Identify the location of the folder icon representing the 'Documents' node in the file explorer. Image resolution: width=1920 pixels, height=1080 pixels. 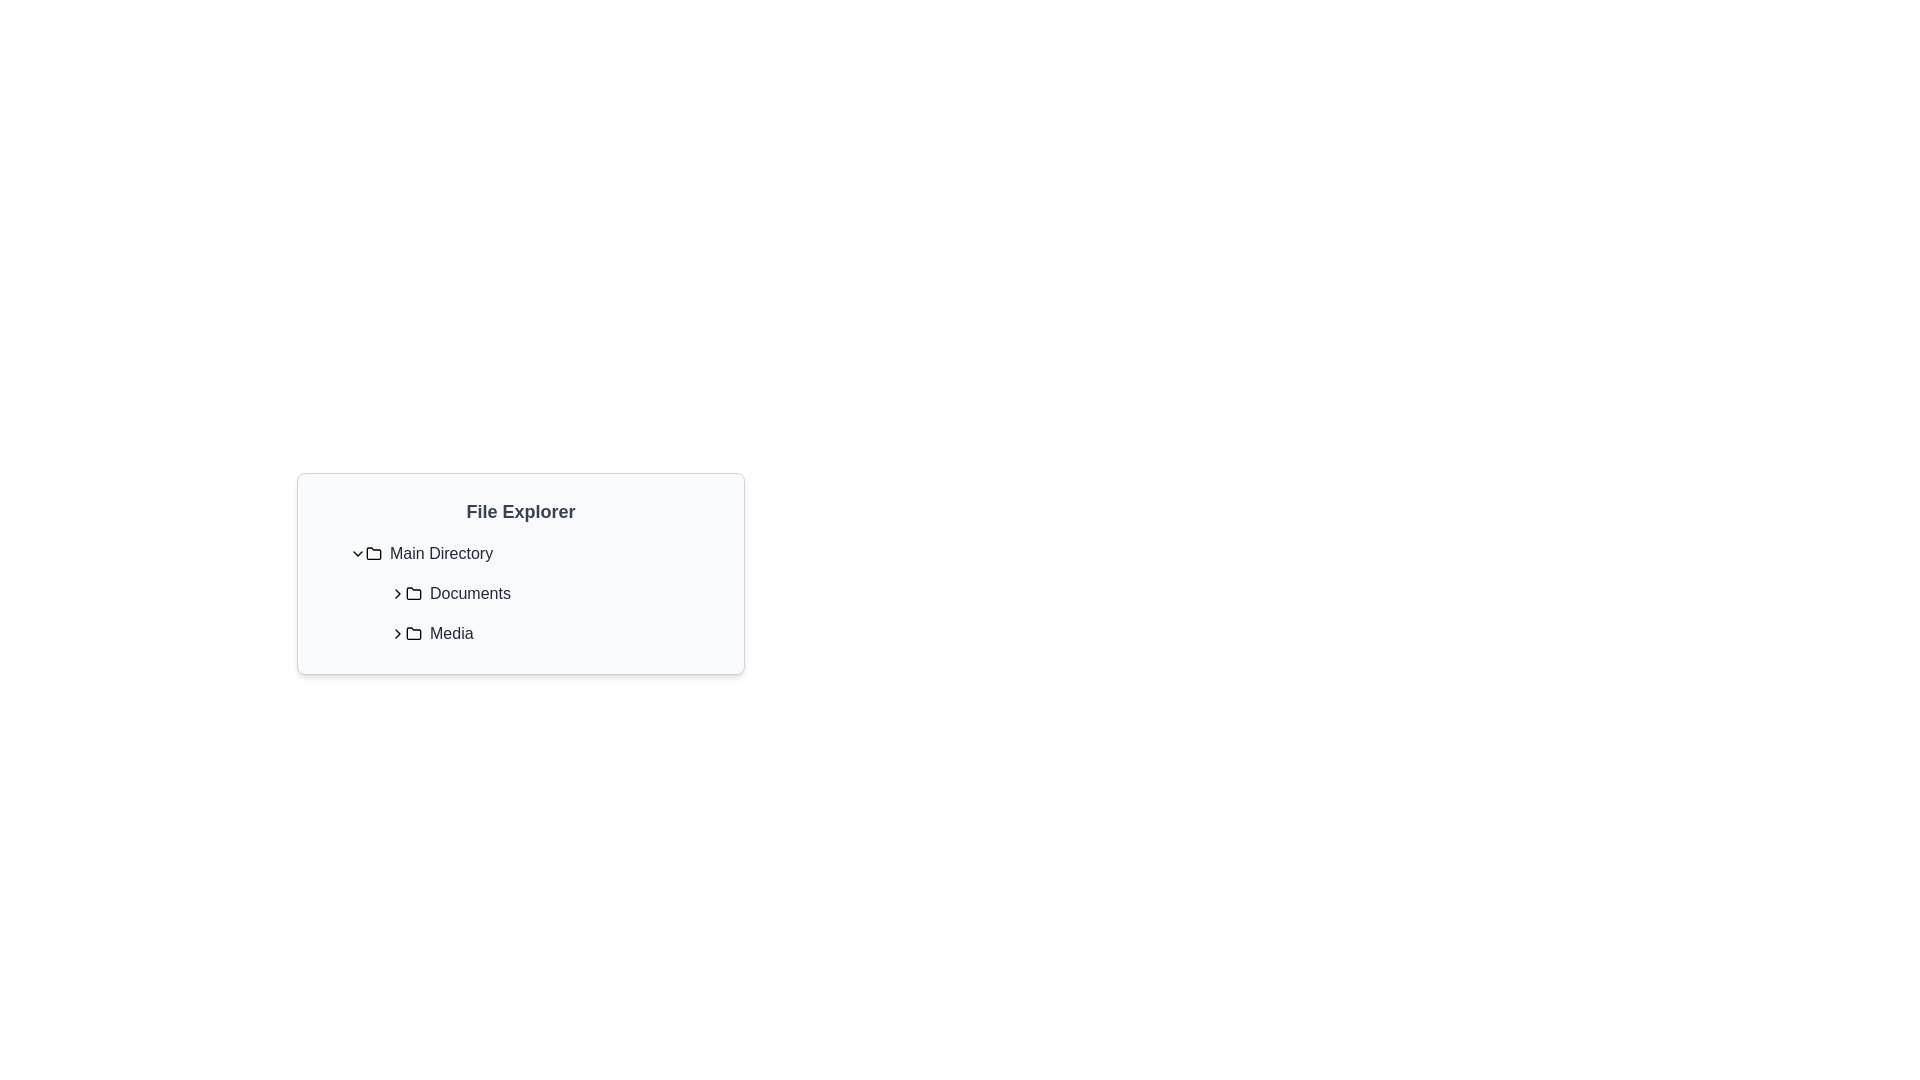
(412, 592).